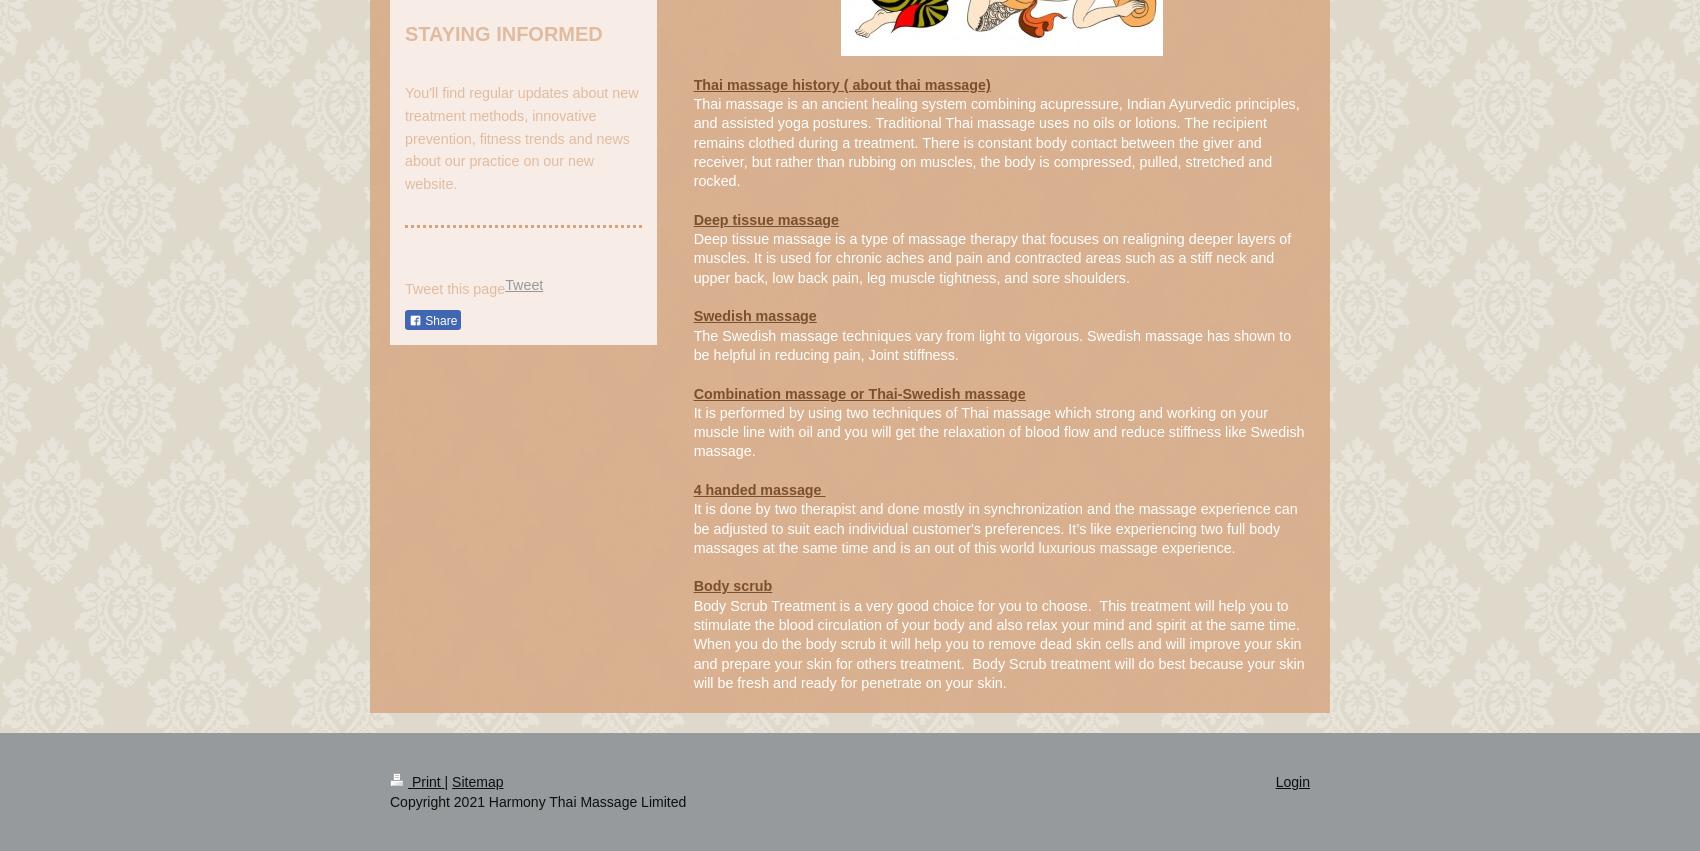 This screenshot has width=1700, height=851. I want to click on 'The Swedish massage techniques vary from light to vigorous. Swedish massage has shown to be helpful in reducing pain, Joint stiffness.', so click(692, 343).